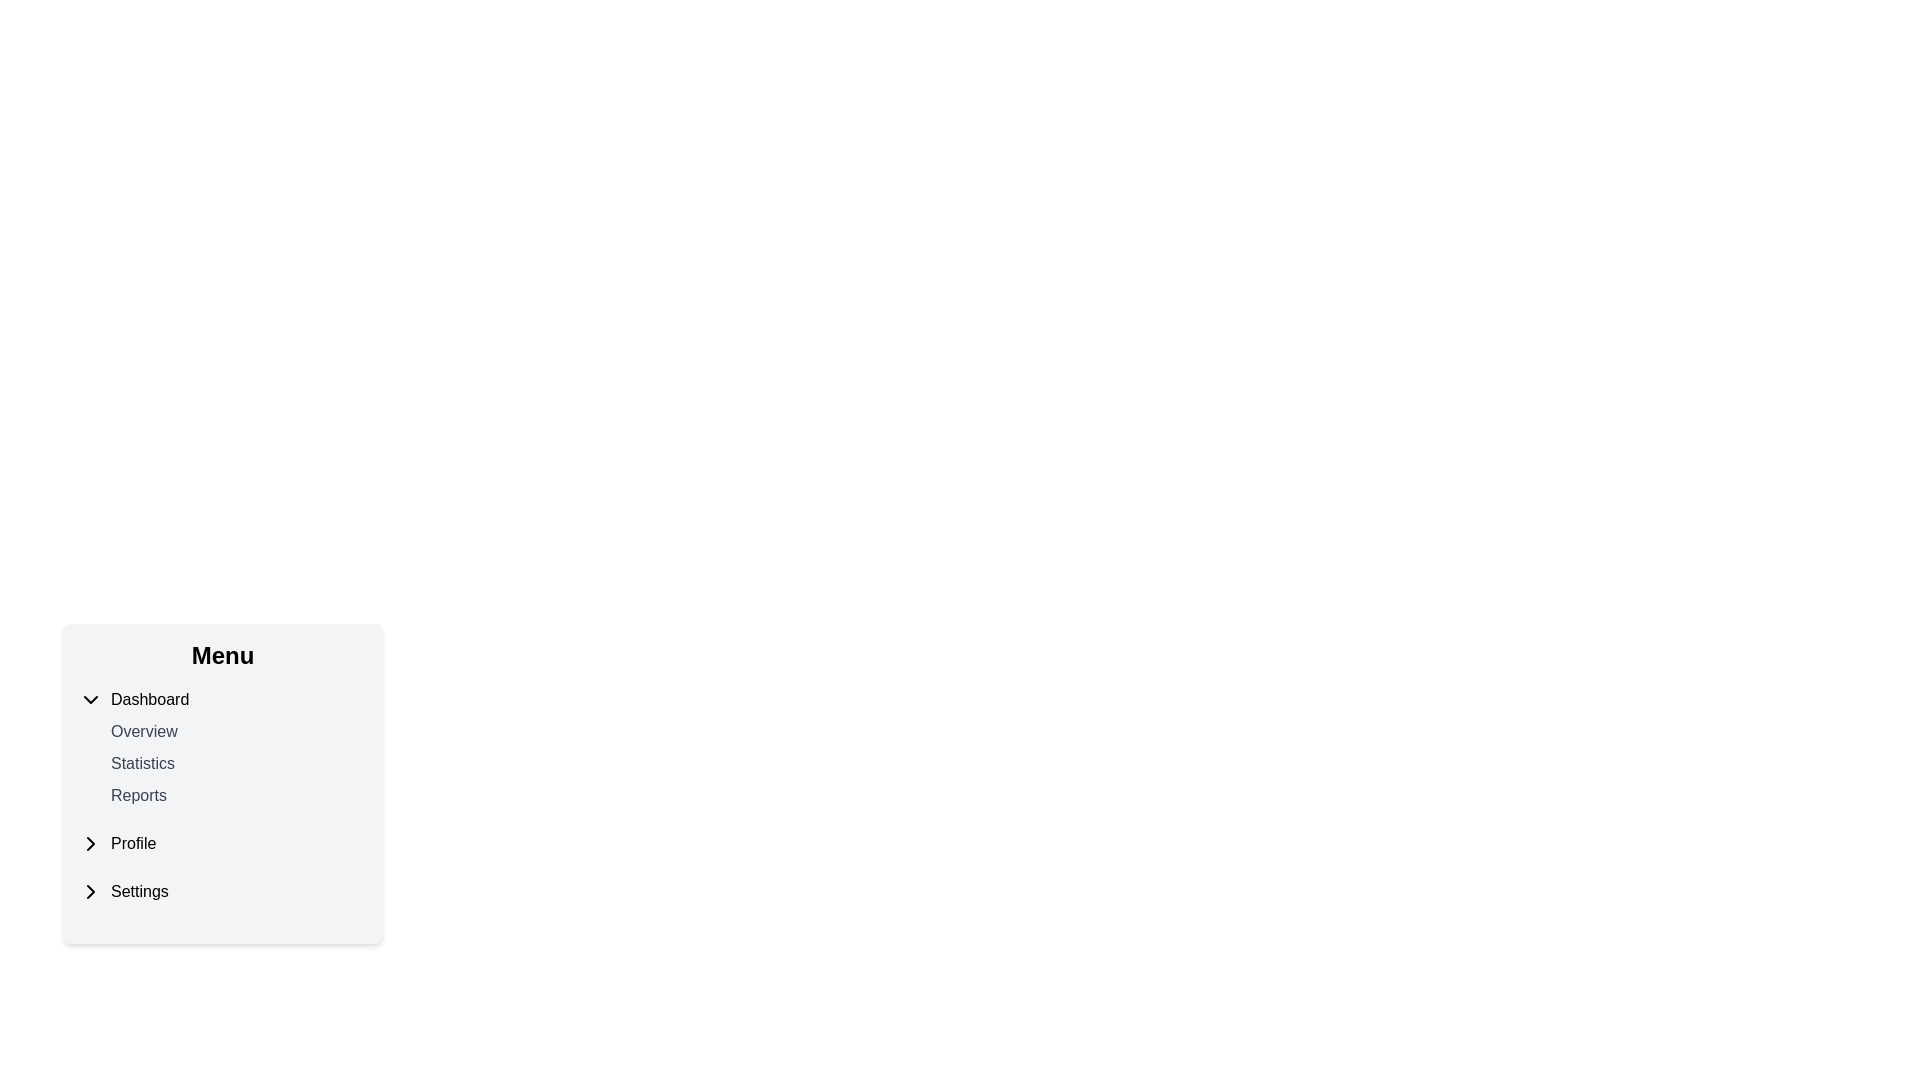 This screenshot has width=1920, height=1080. What do you see at coordinates (132, 844) in the screenshot?
I see `the 'Profile' text label in the vertical navigation menu, which is the second item from the left under the 'Menu' heading` at bounding box center [132, 844].